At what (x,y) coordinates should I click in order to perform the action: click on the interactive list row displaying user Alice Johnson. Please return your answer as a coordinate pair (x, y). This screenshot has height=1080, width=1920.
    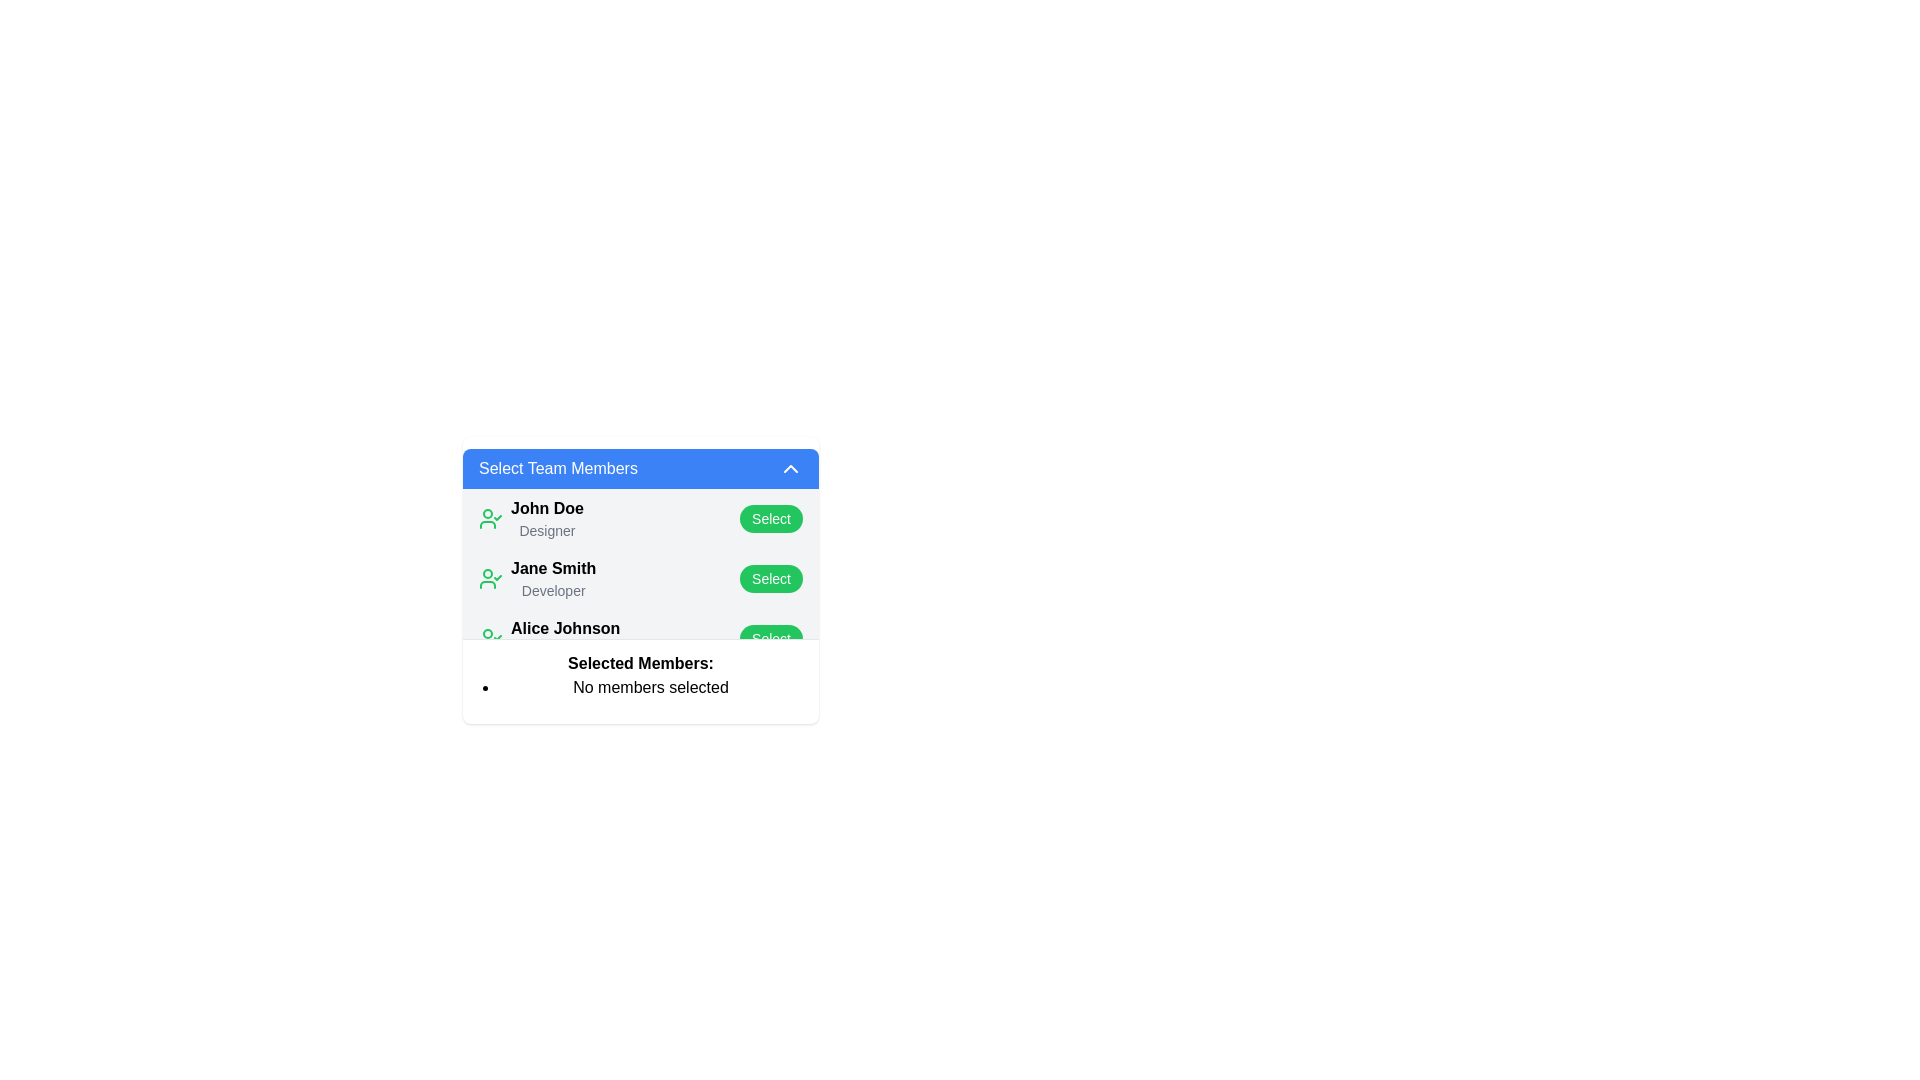
    Looking at the image, I should click on (641, 639).